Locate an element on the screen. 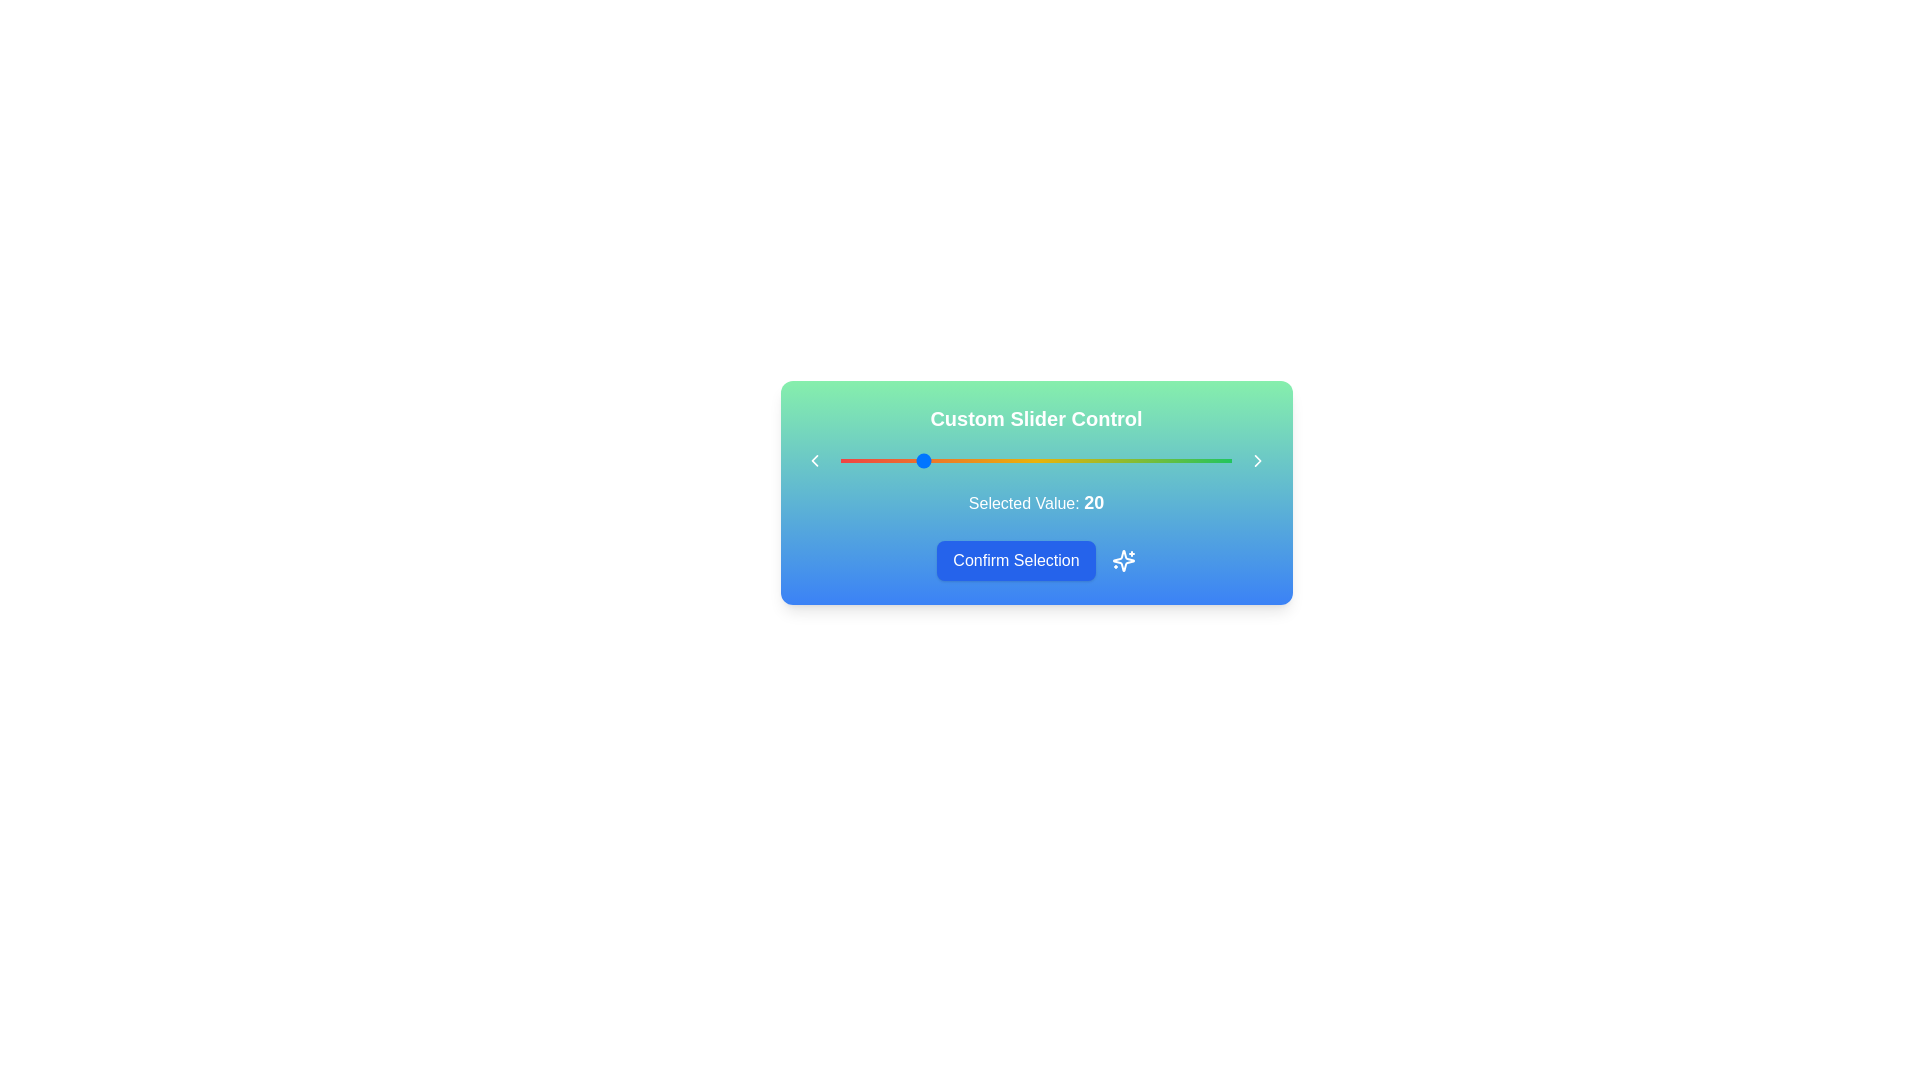 This screenshot has width=1920, height=1080. the slider to 82 by dragging the handle is located at coordinates (1161, 461).